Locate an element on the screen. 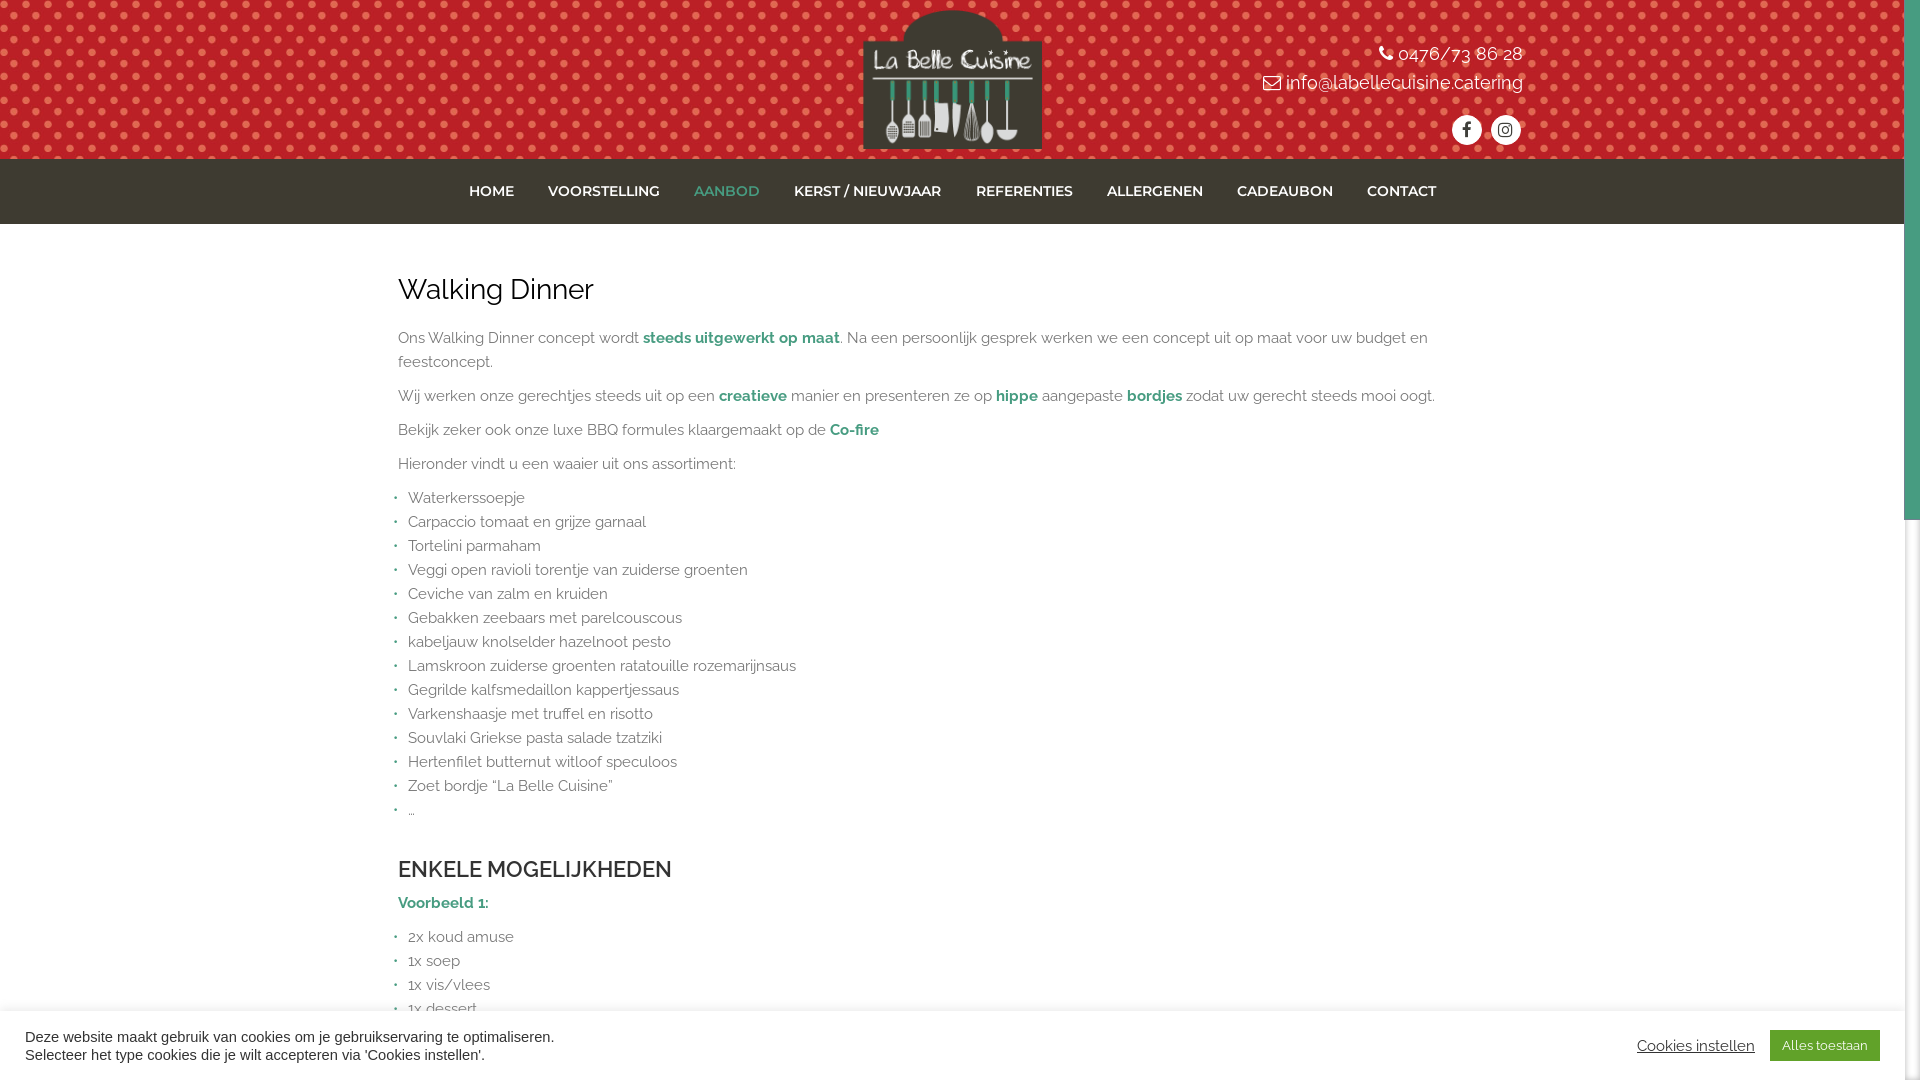 The image size is (1920, 1080). 'REFERENTIES' is located at coordinates (1024, 191).